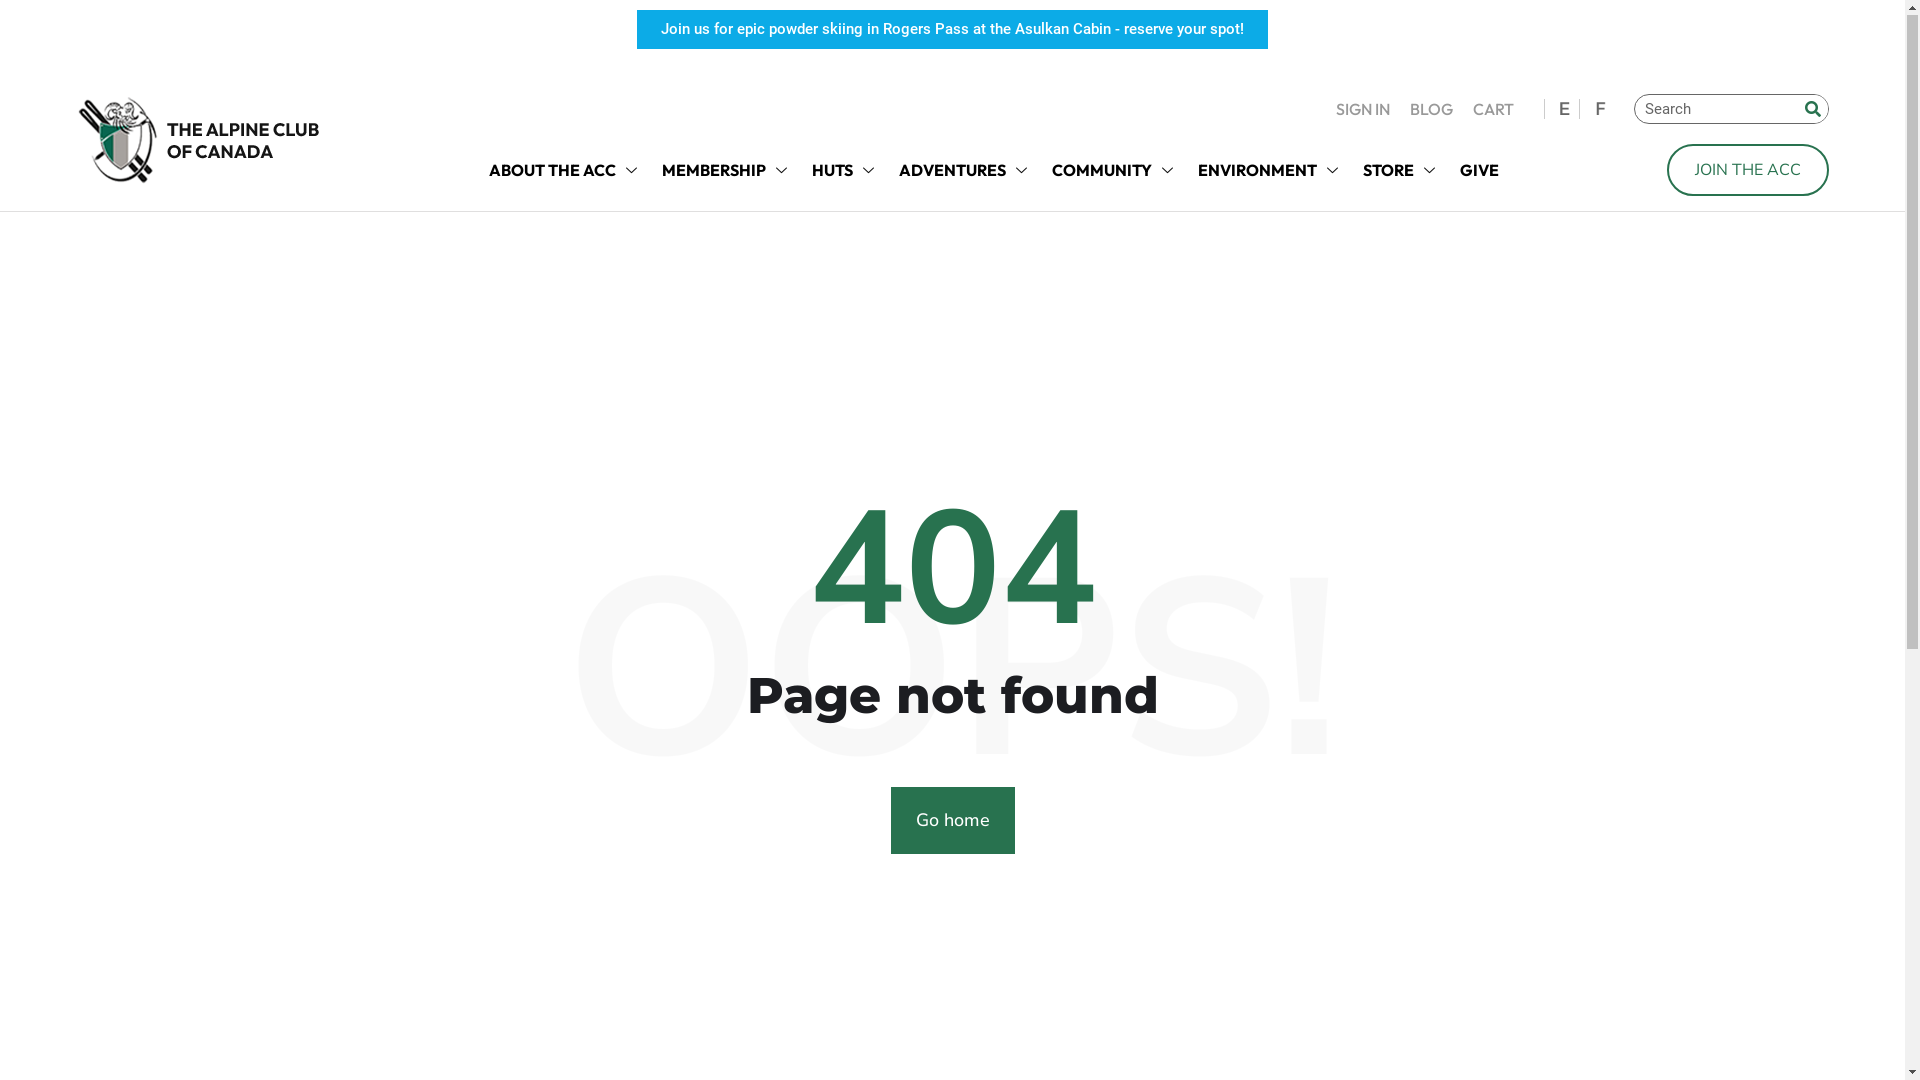  I want to click on 'French', so click(1597, 110).